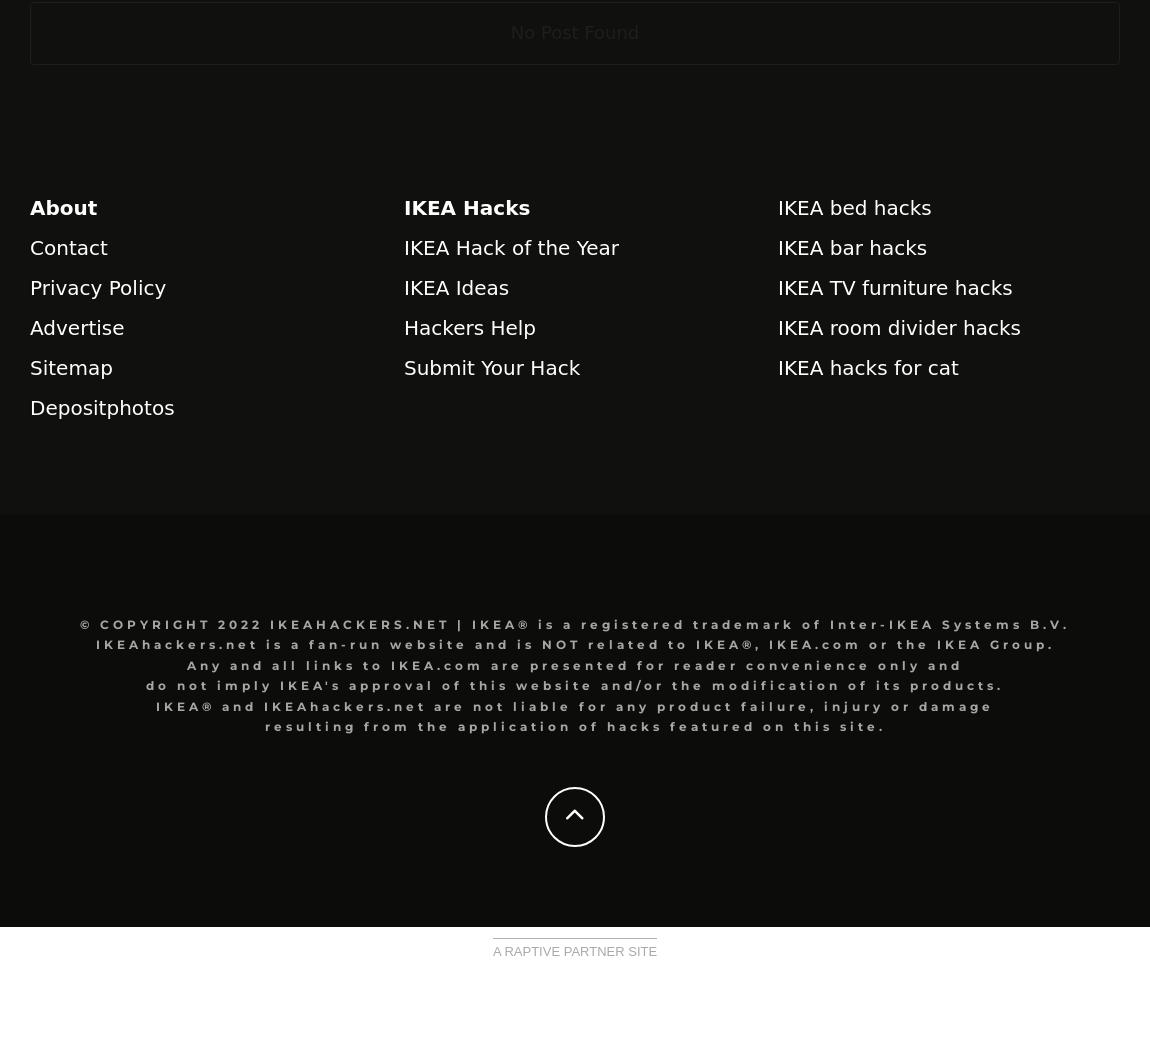 This screenshot has width=1150, height=1056. What do you see at coordinates (76, 327) in the screenshot?
I see `'Advertise'` at bounding box center [76, 327].